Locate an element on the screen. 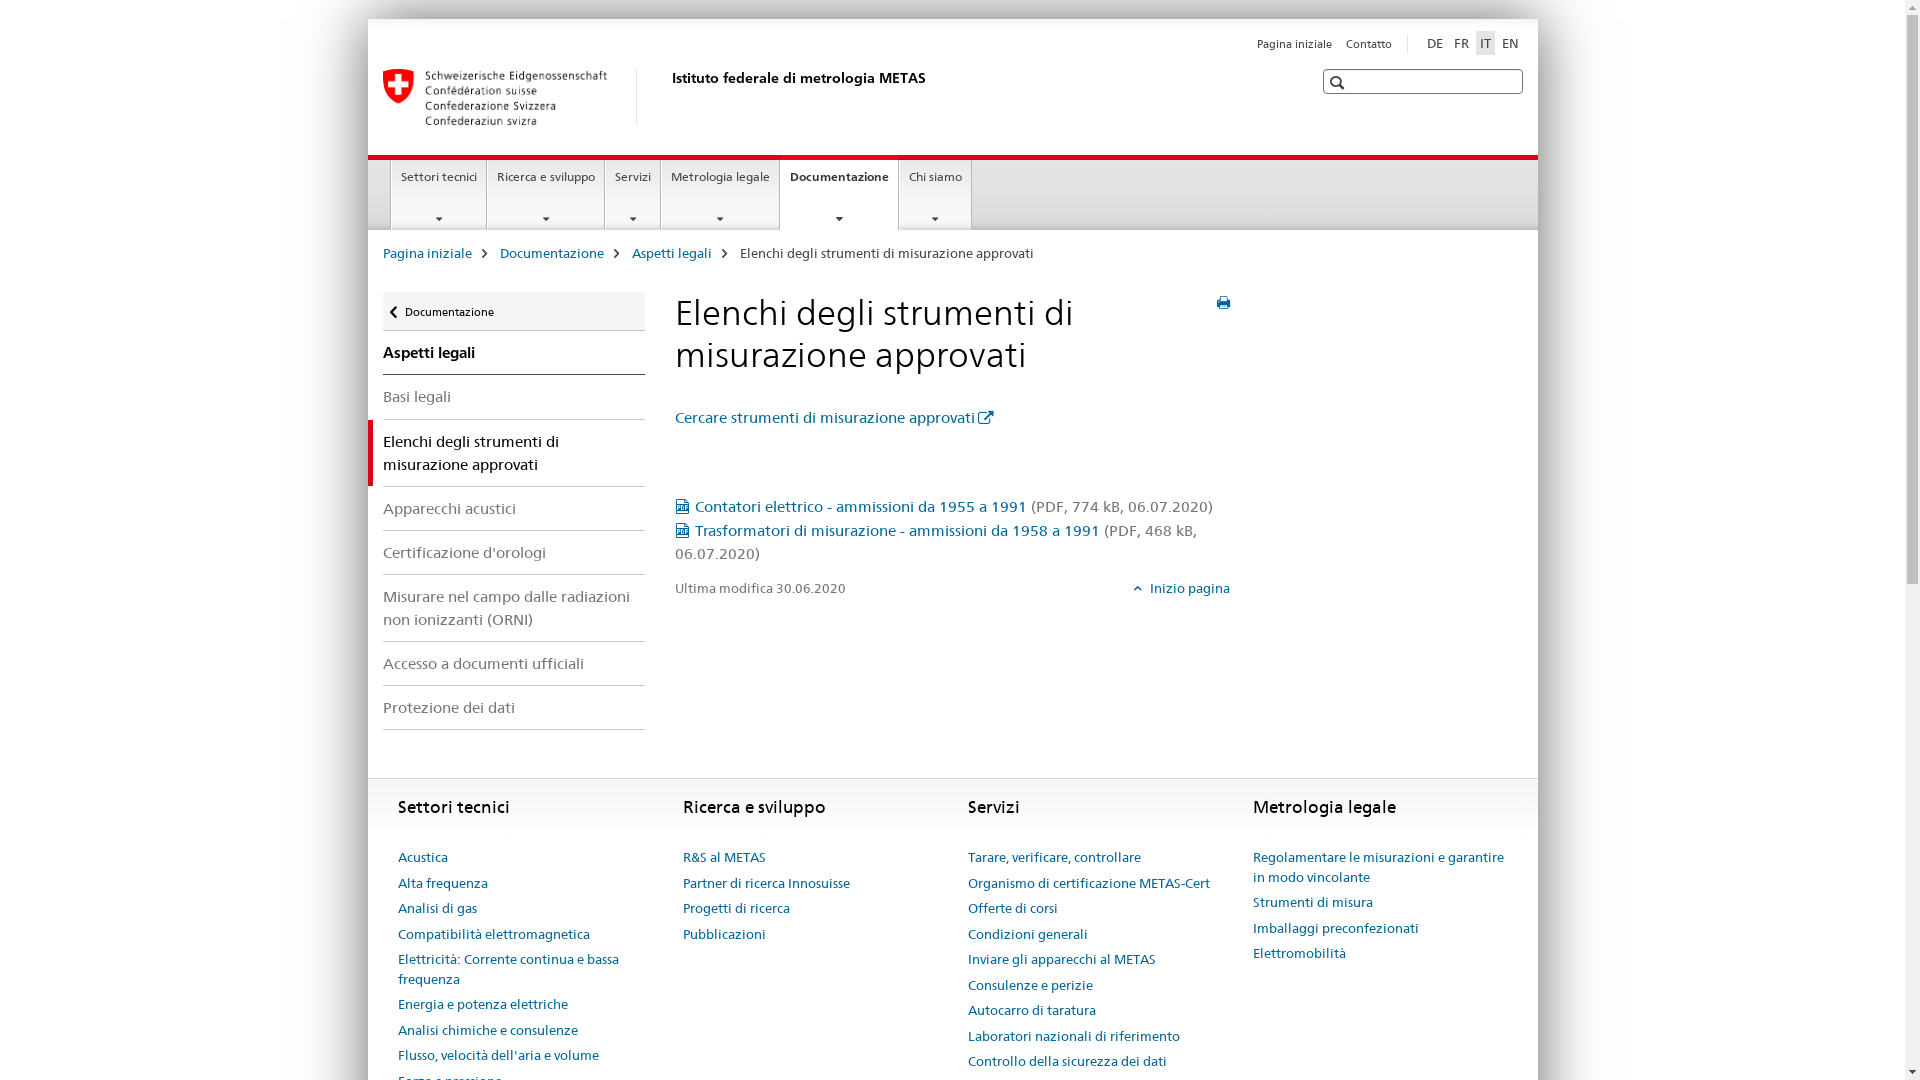 The image size is (1920, 1080). 'Metrologia legale' is located at coordinates (720, 195).